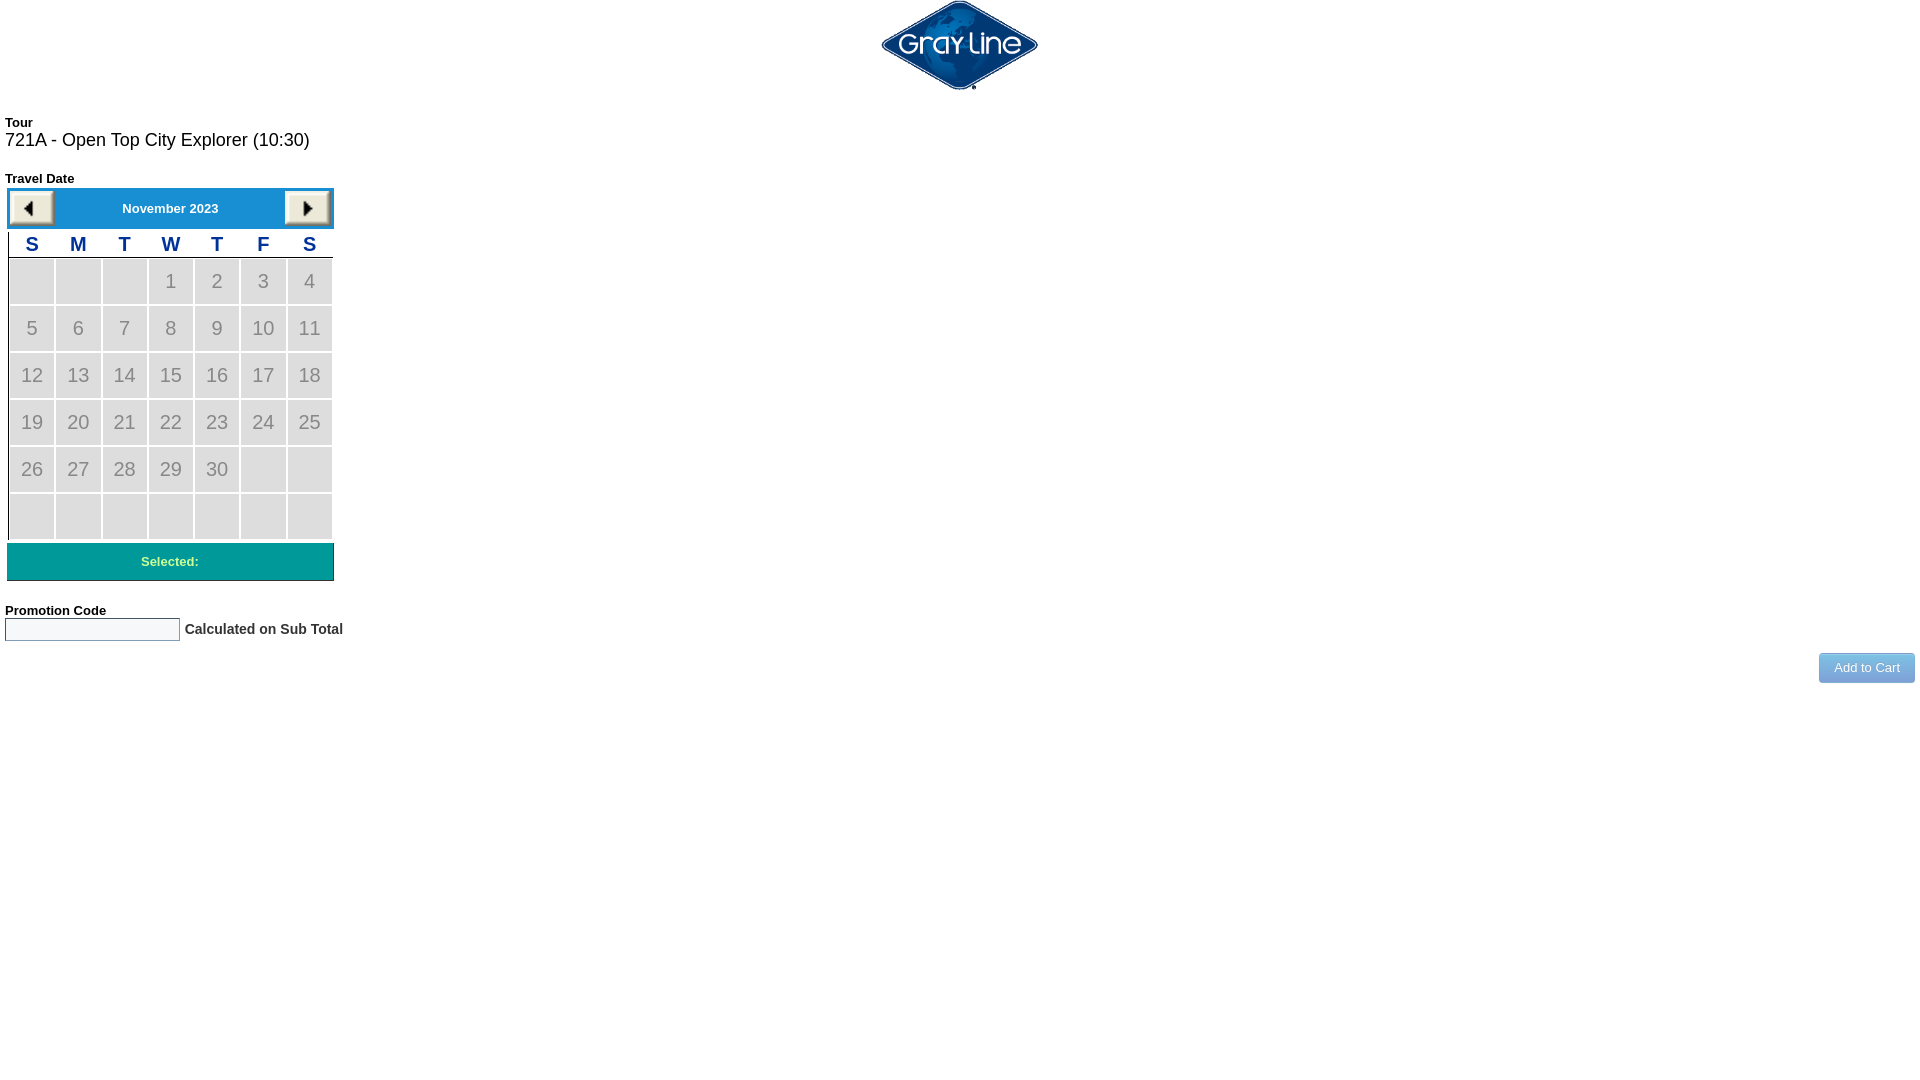 Image resolution: width=1920 pixels, height=1080 pixels. What do you see at coordinates (1819, 667) in the screenshot?
I see `'Add to Cart'` at bounding box center [1819, 667].